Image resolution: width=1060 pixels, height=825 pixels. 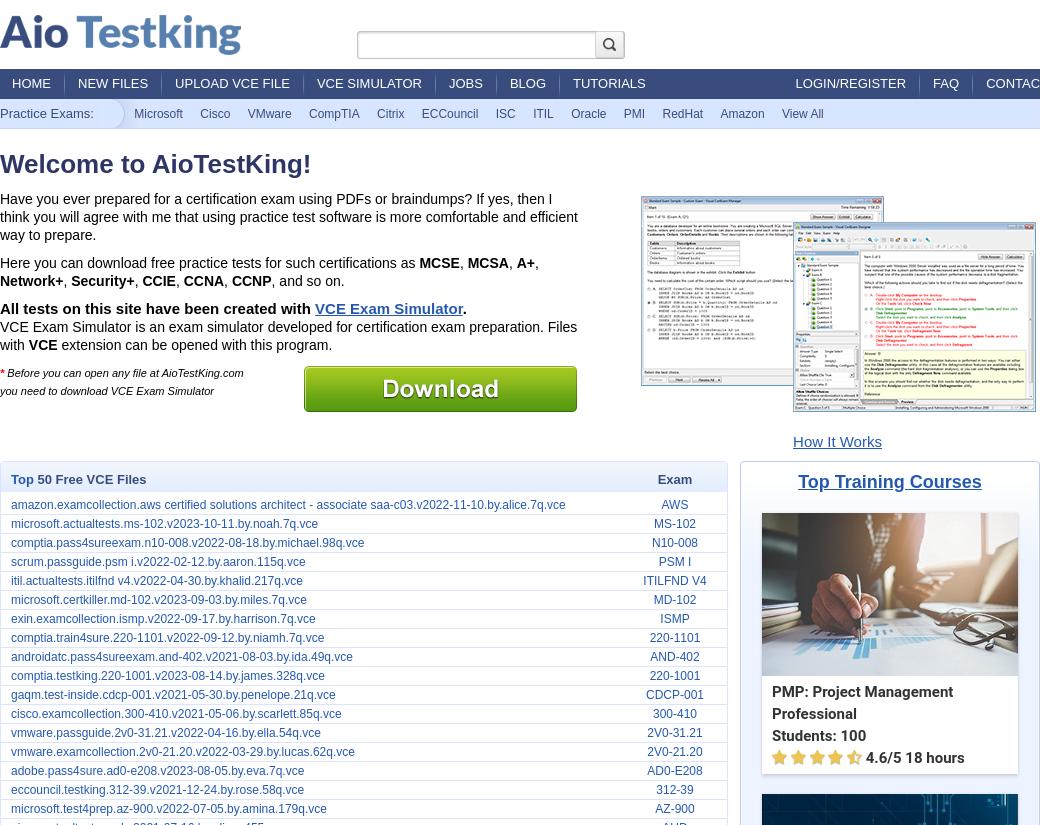 I want to click on 'Oracle', so click(x=588, y=114).